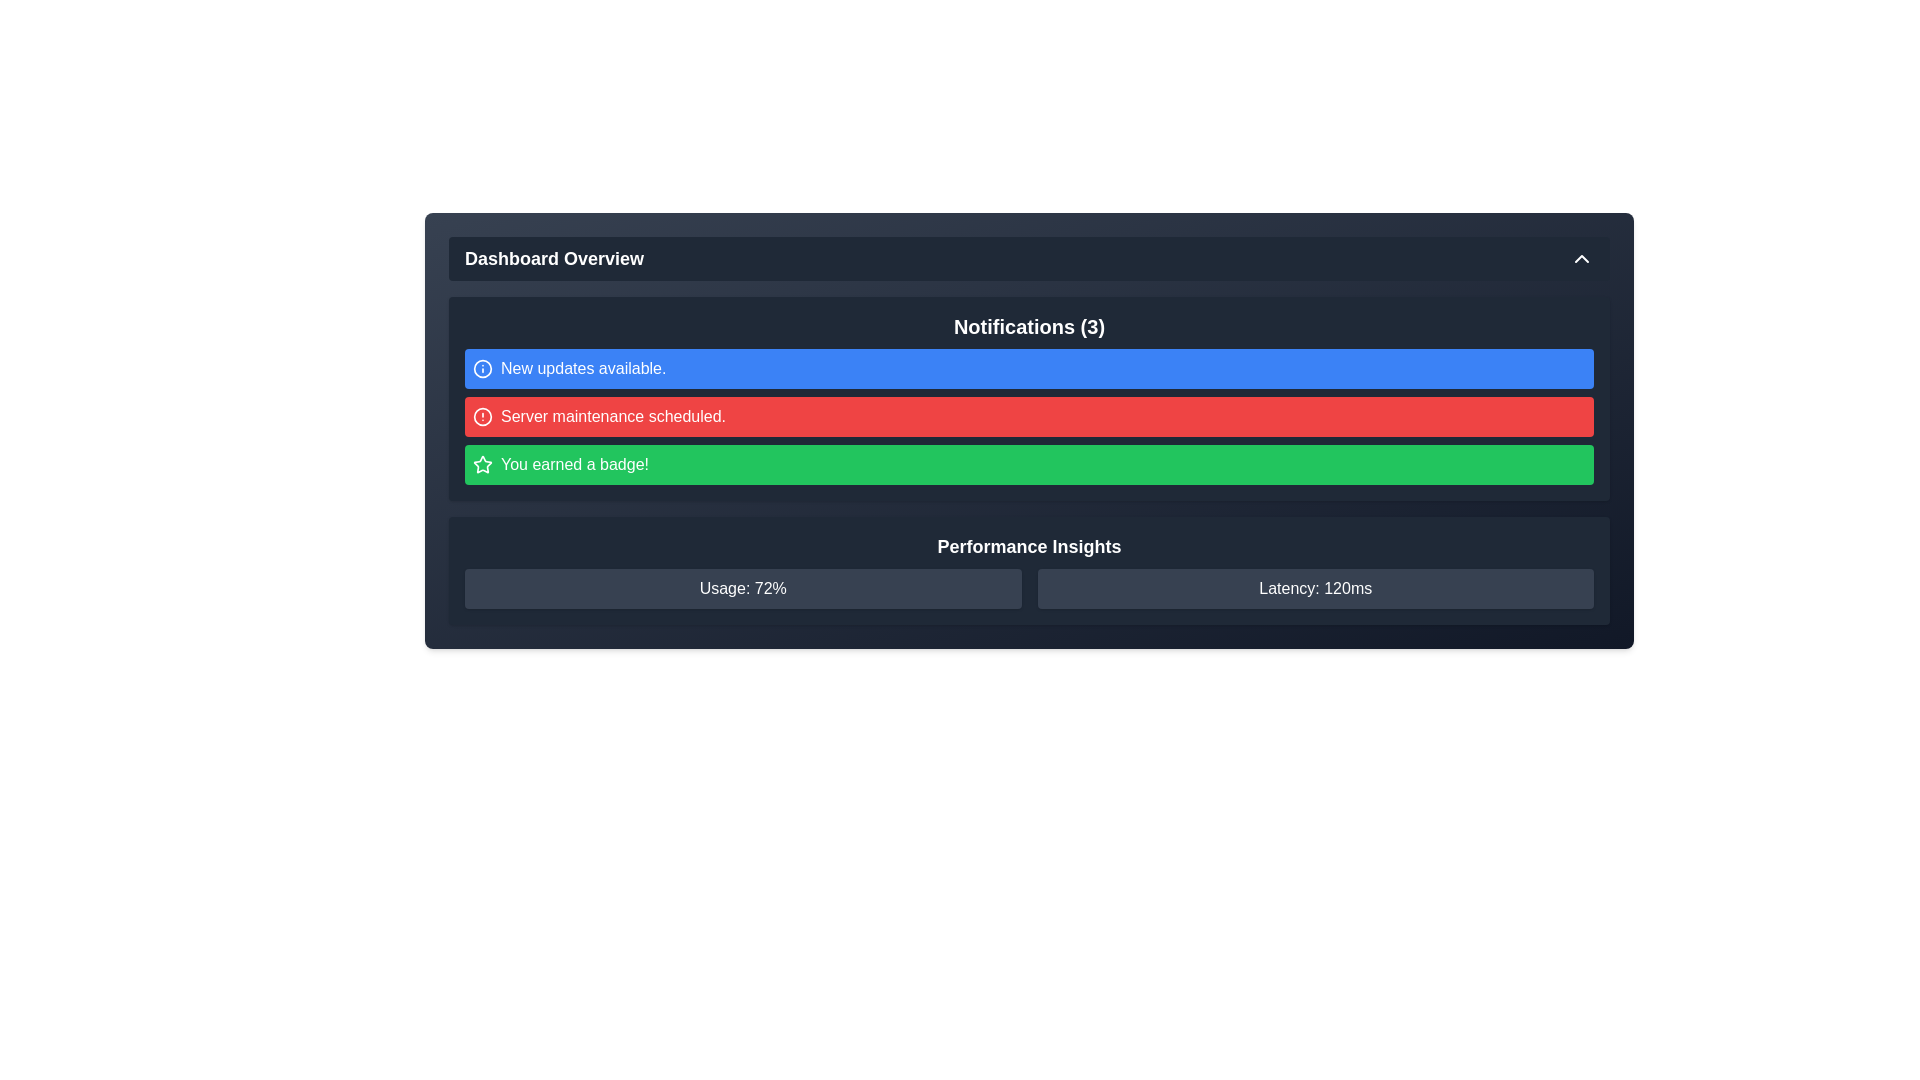  Describe the element at coordinates (1315, 588) in the screenshot. I see `the non-interactive Text display component that shows latency information in the 'Performance Insights' section, located to the right of the 'Usage: 72%' component` at that location.